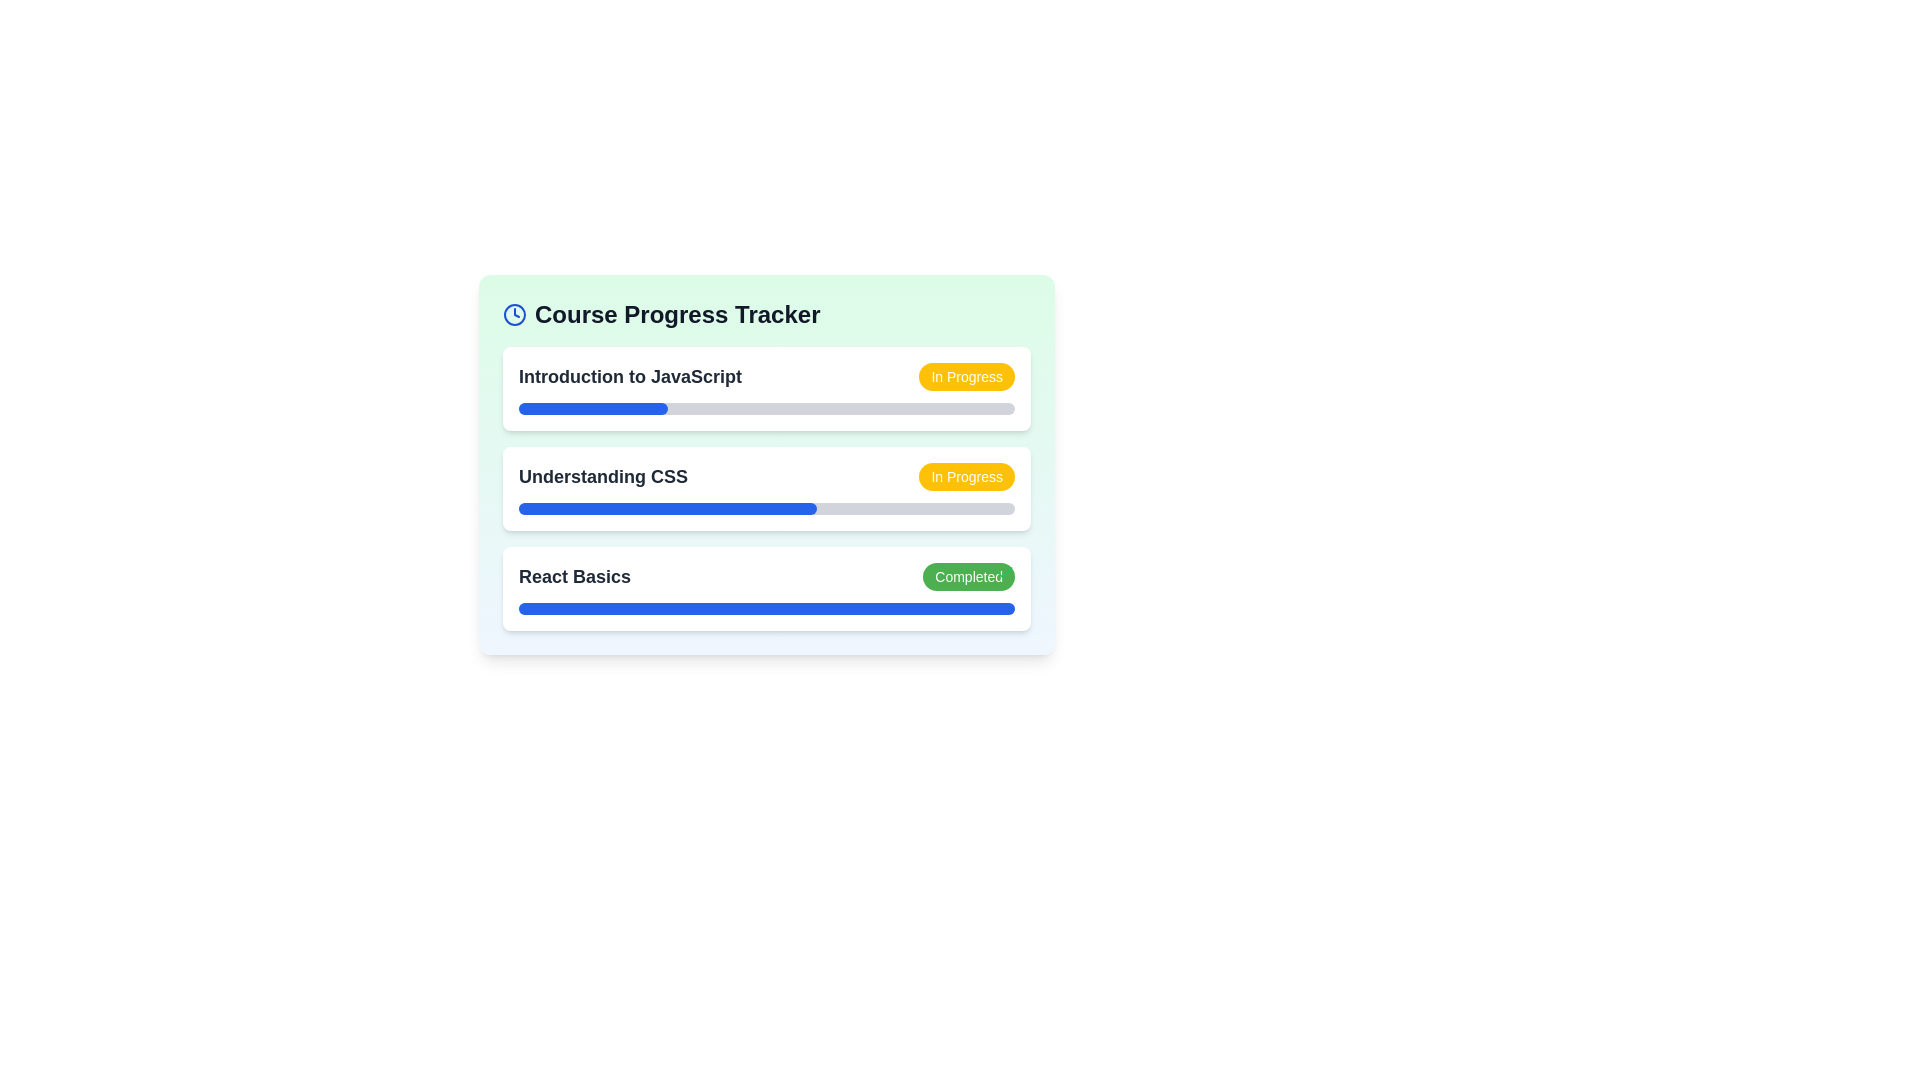 This screenshot has height=1080, width=1920. Describe the element at coordinates (766, 377) in the screenshot. I see `the labeled status display element titled 'Introduction to JavaScript'` at that location.